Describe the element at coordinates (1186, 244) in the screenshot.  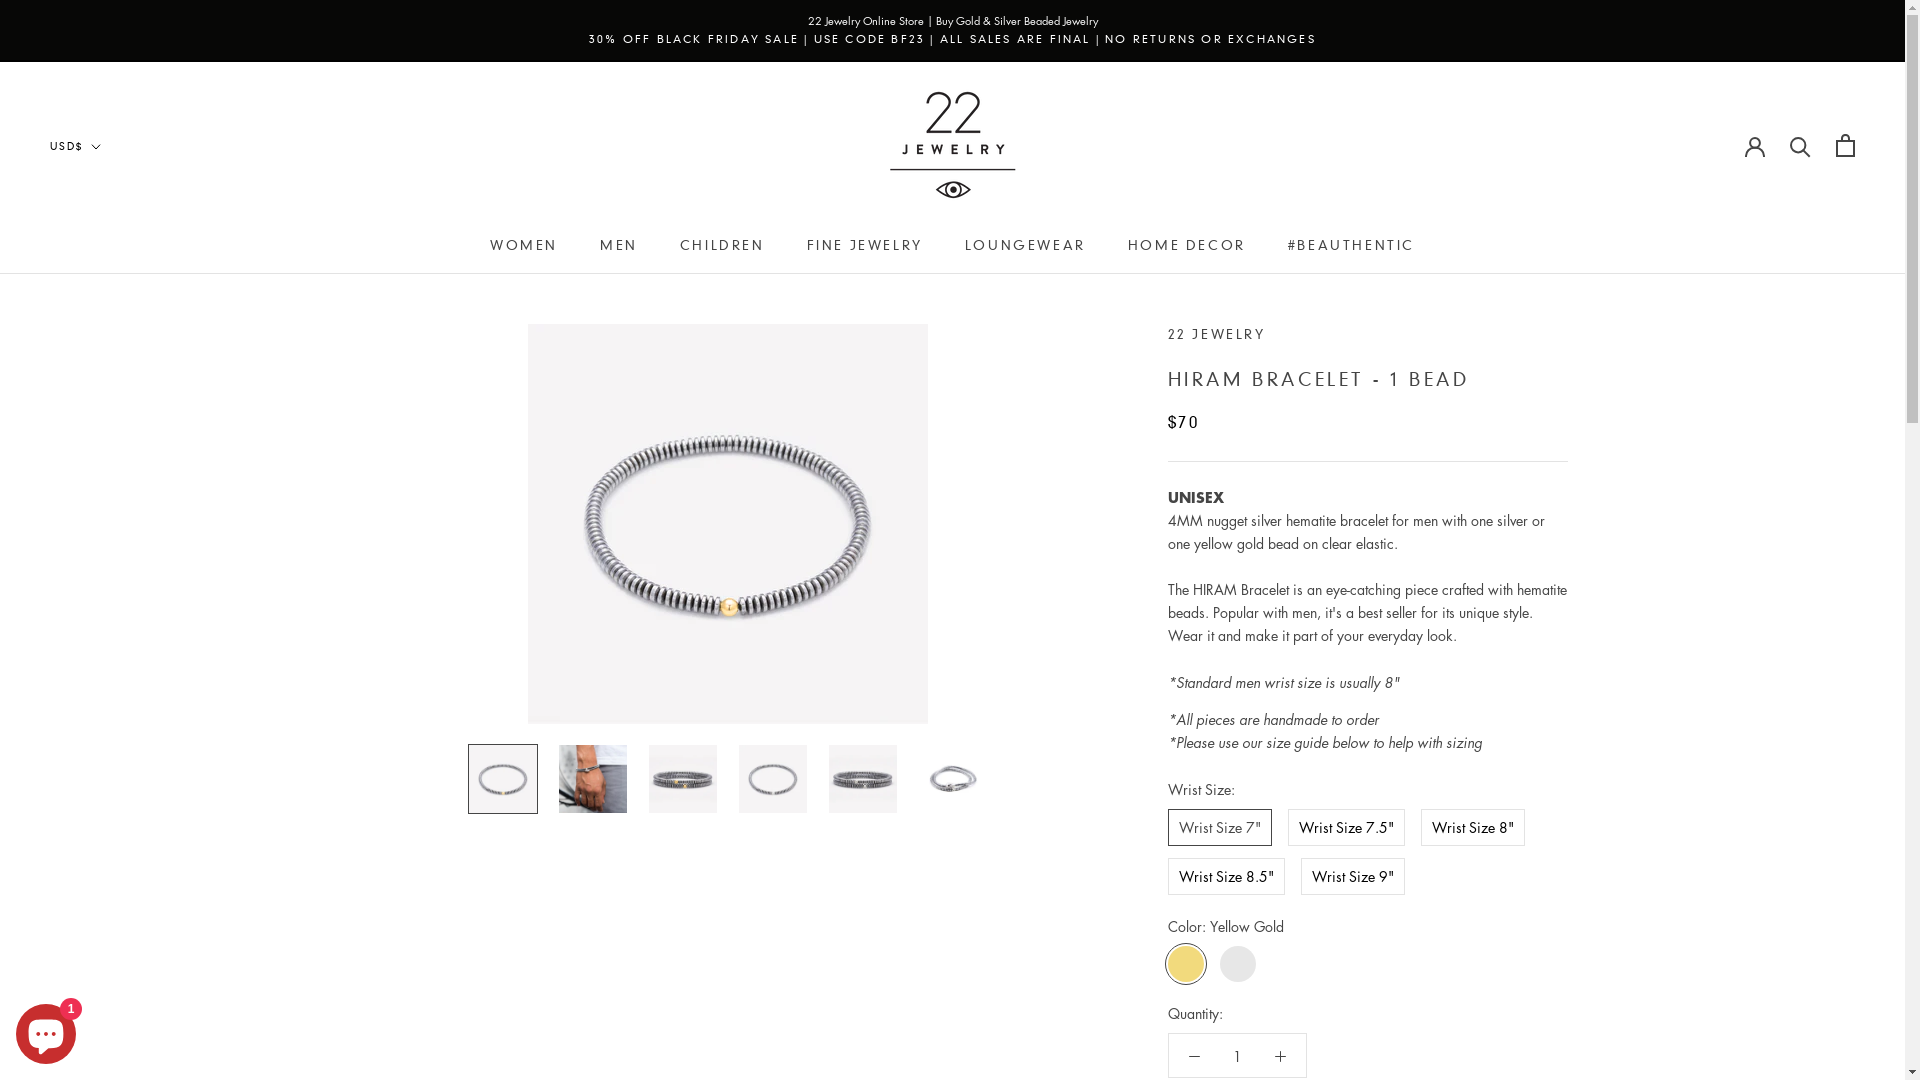
I see `'HOME DECOR` at that location.